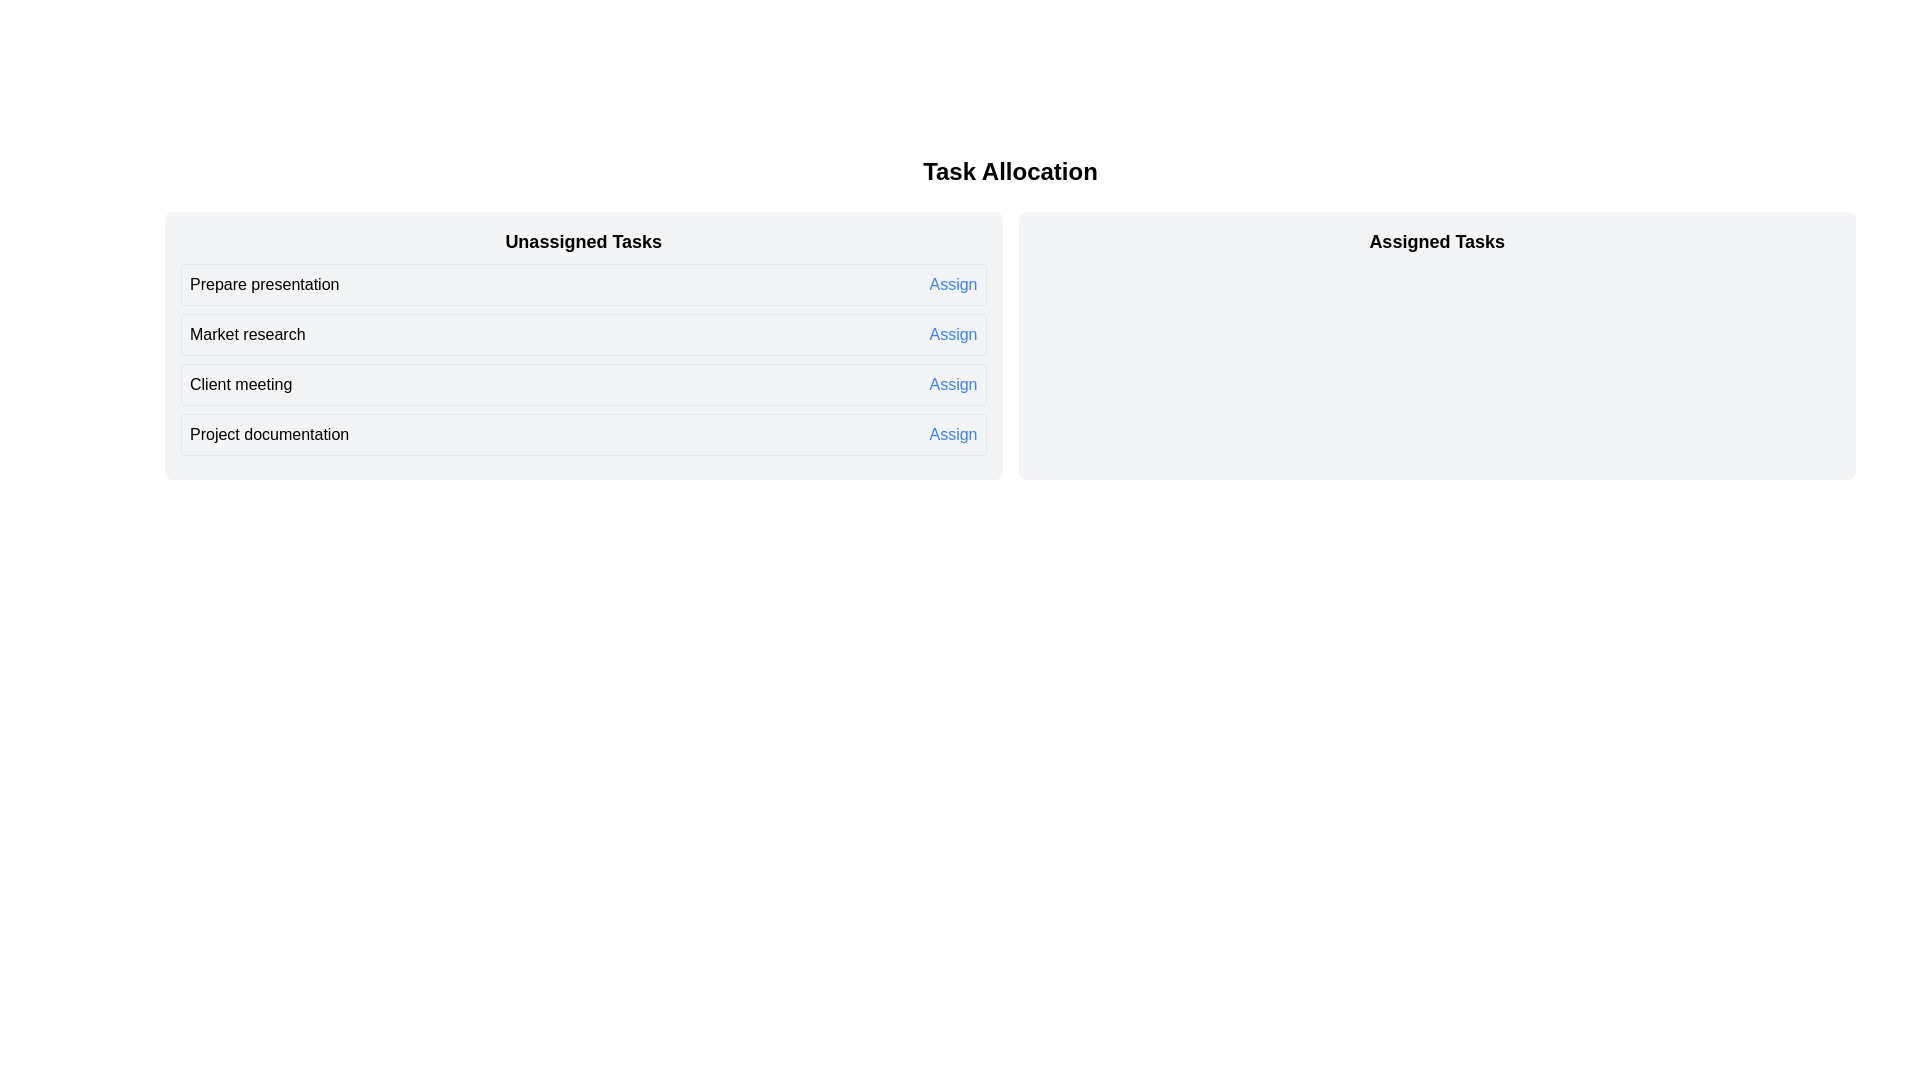 The image size is (1920, 1080). Describe the element at coordinates (952, 385) in the screenshot. I see `the 'Assign' hyperlink styled text located in the right section of the task list for 'Client meeting'` at that location.